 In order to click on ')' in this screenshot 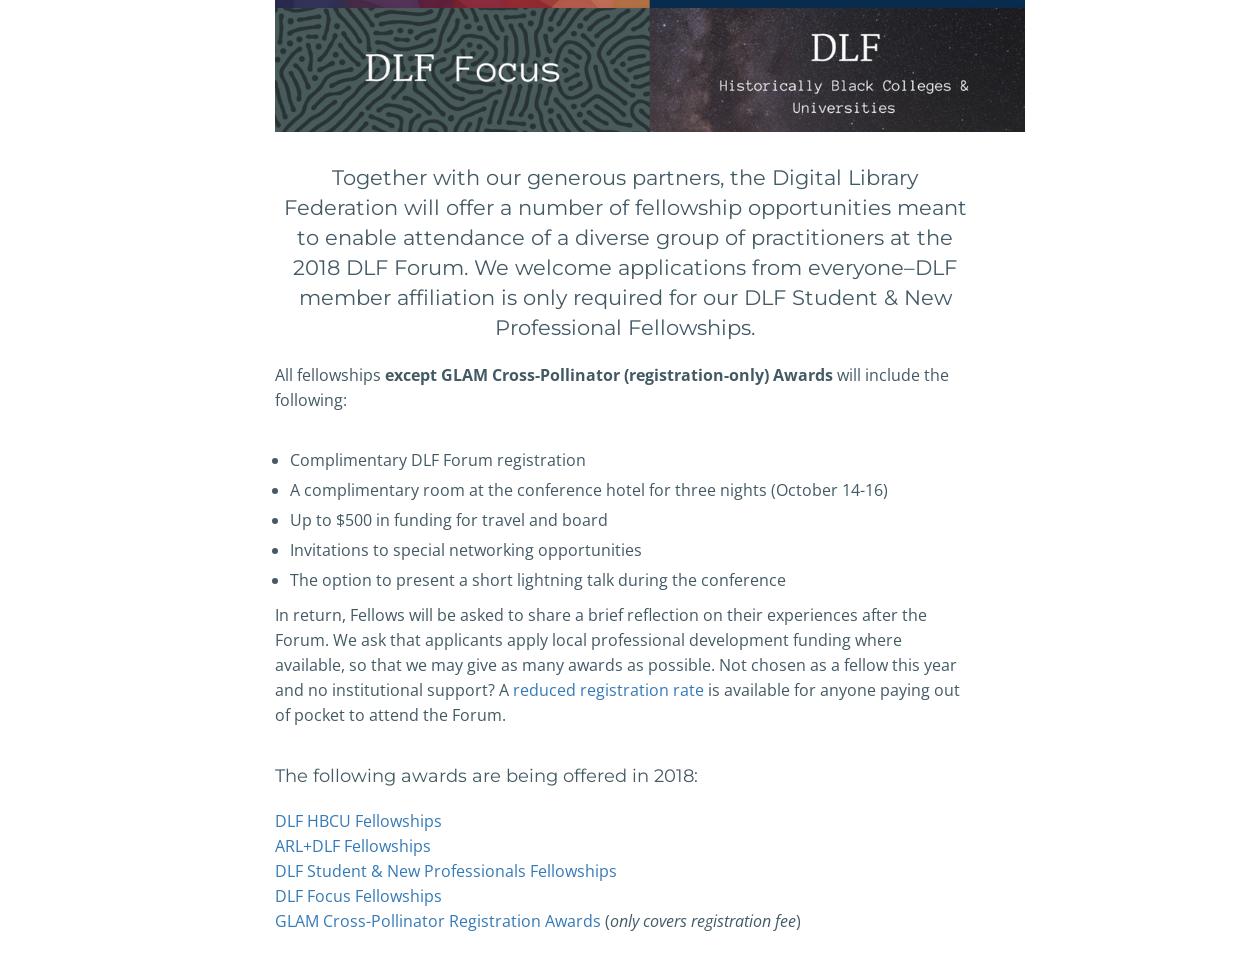, I will do `click(798, 919)`.